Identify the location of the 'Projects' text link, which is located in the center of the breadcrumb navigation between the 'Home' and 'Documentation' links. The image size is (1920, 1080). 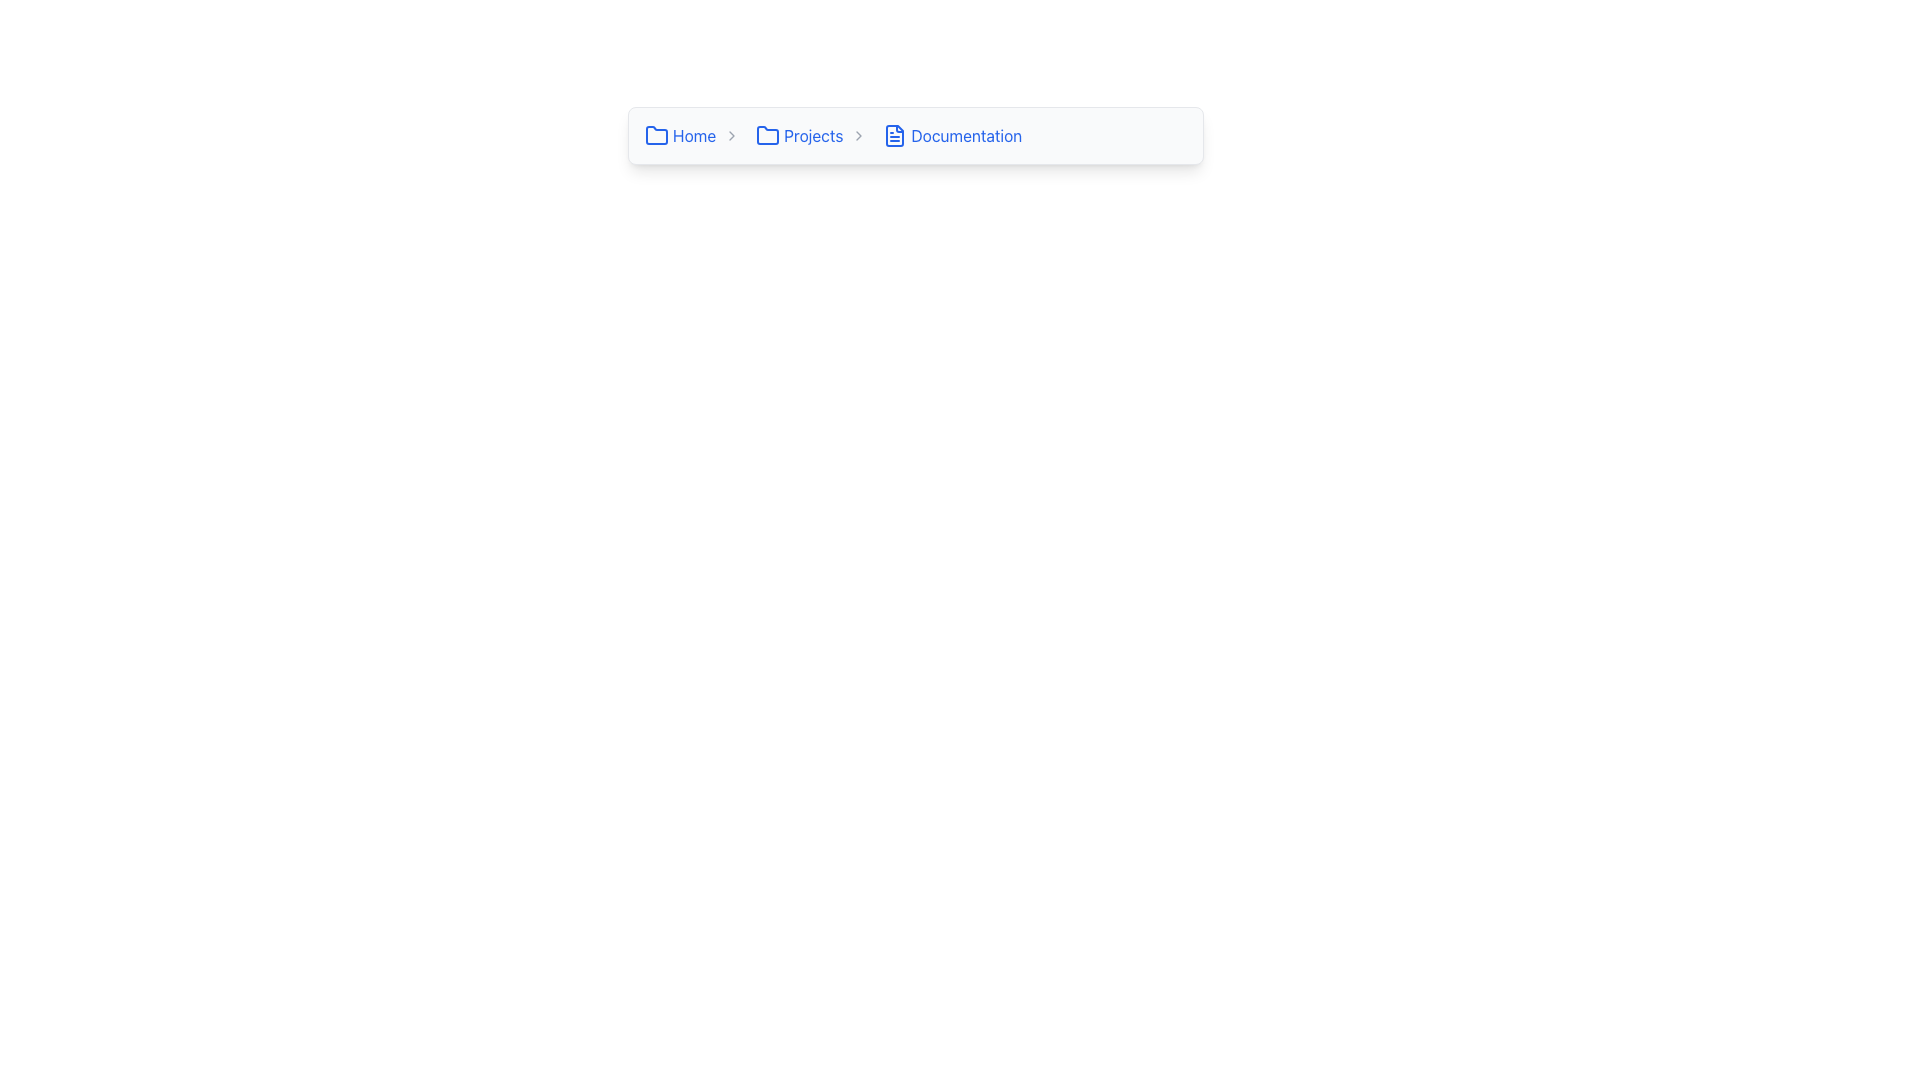
(813, 135).